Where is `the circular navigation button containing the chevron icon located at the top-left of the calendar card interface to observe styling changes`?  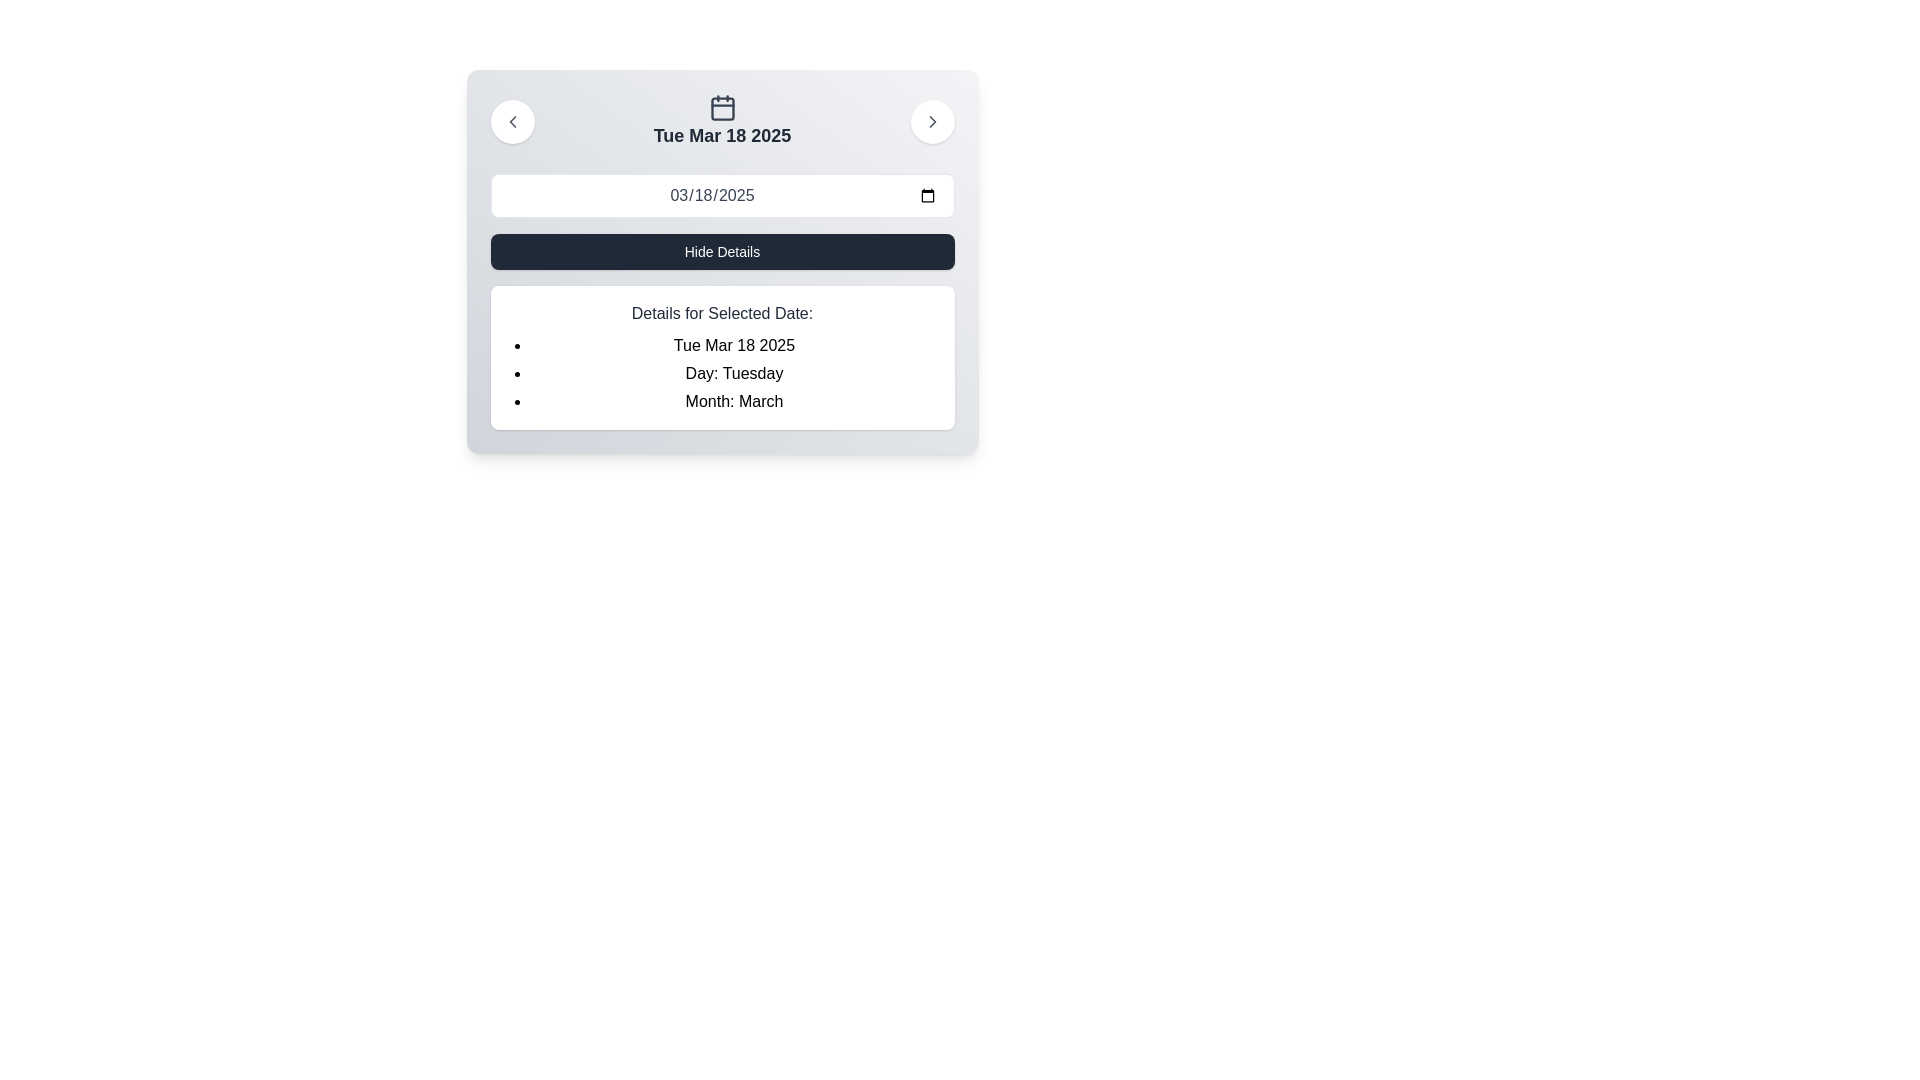
the circular navigation button containing the chevron icon located at the top-left of the calendar card interface to observe styling changes is located at coordinates (512, 122).